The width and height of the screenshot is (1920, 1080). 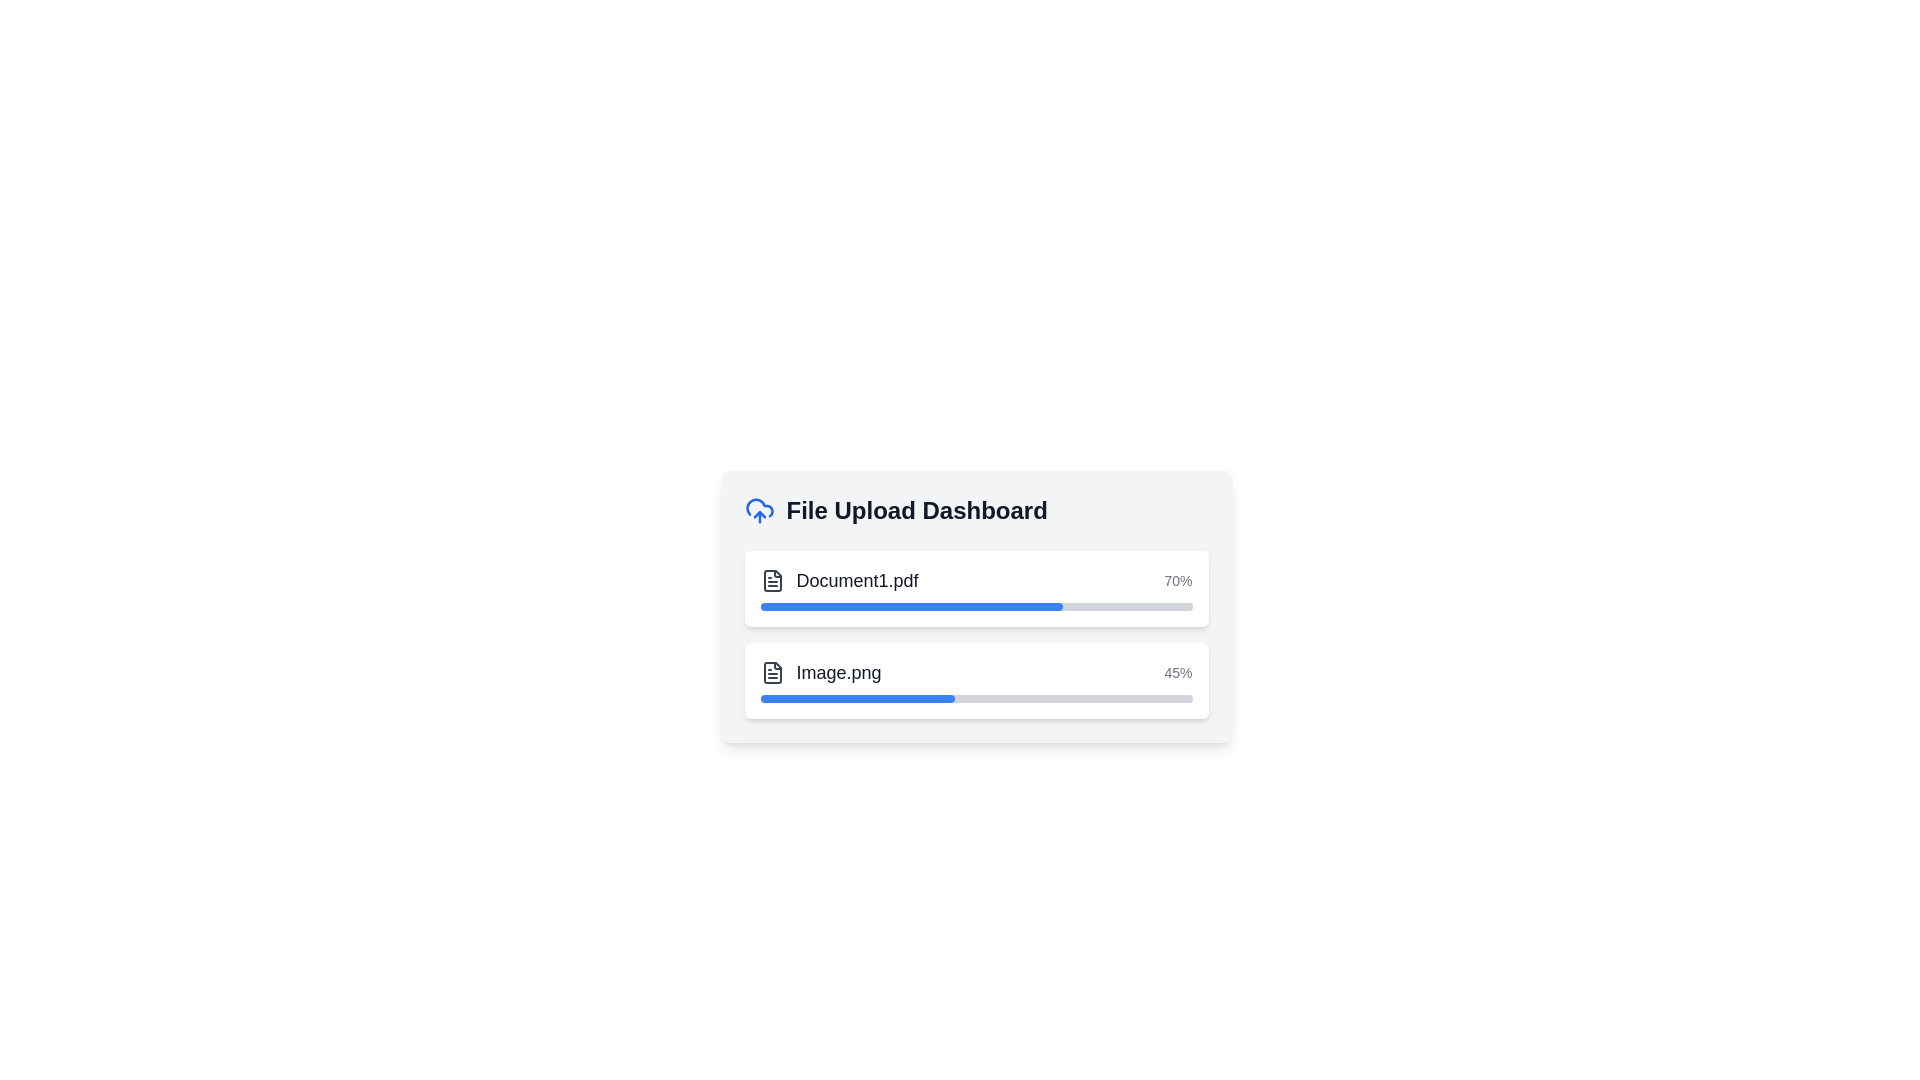 What do you see at coordinates (857, 581) in the screenshot?
I see `the text label displaying 'Document1.pdf'` at bounding box center [857, 581].